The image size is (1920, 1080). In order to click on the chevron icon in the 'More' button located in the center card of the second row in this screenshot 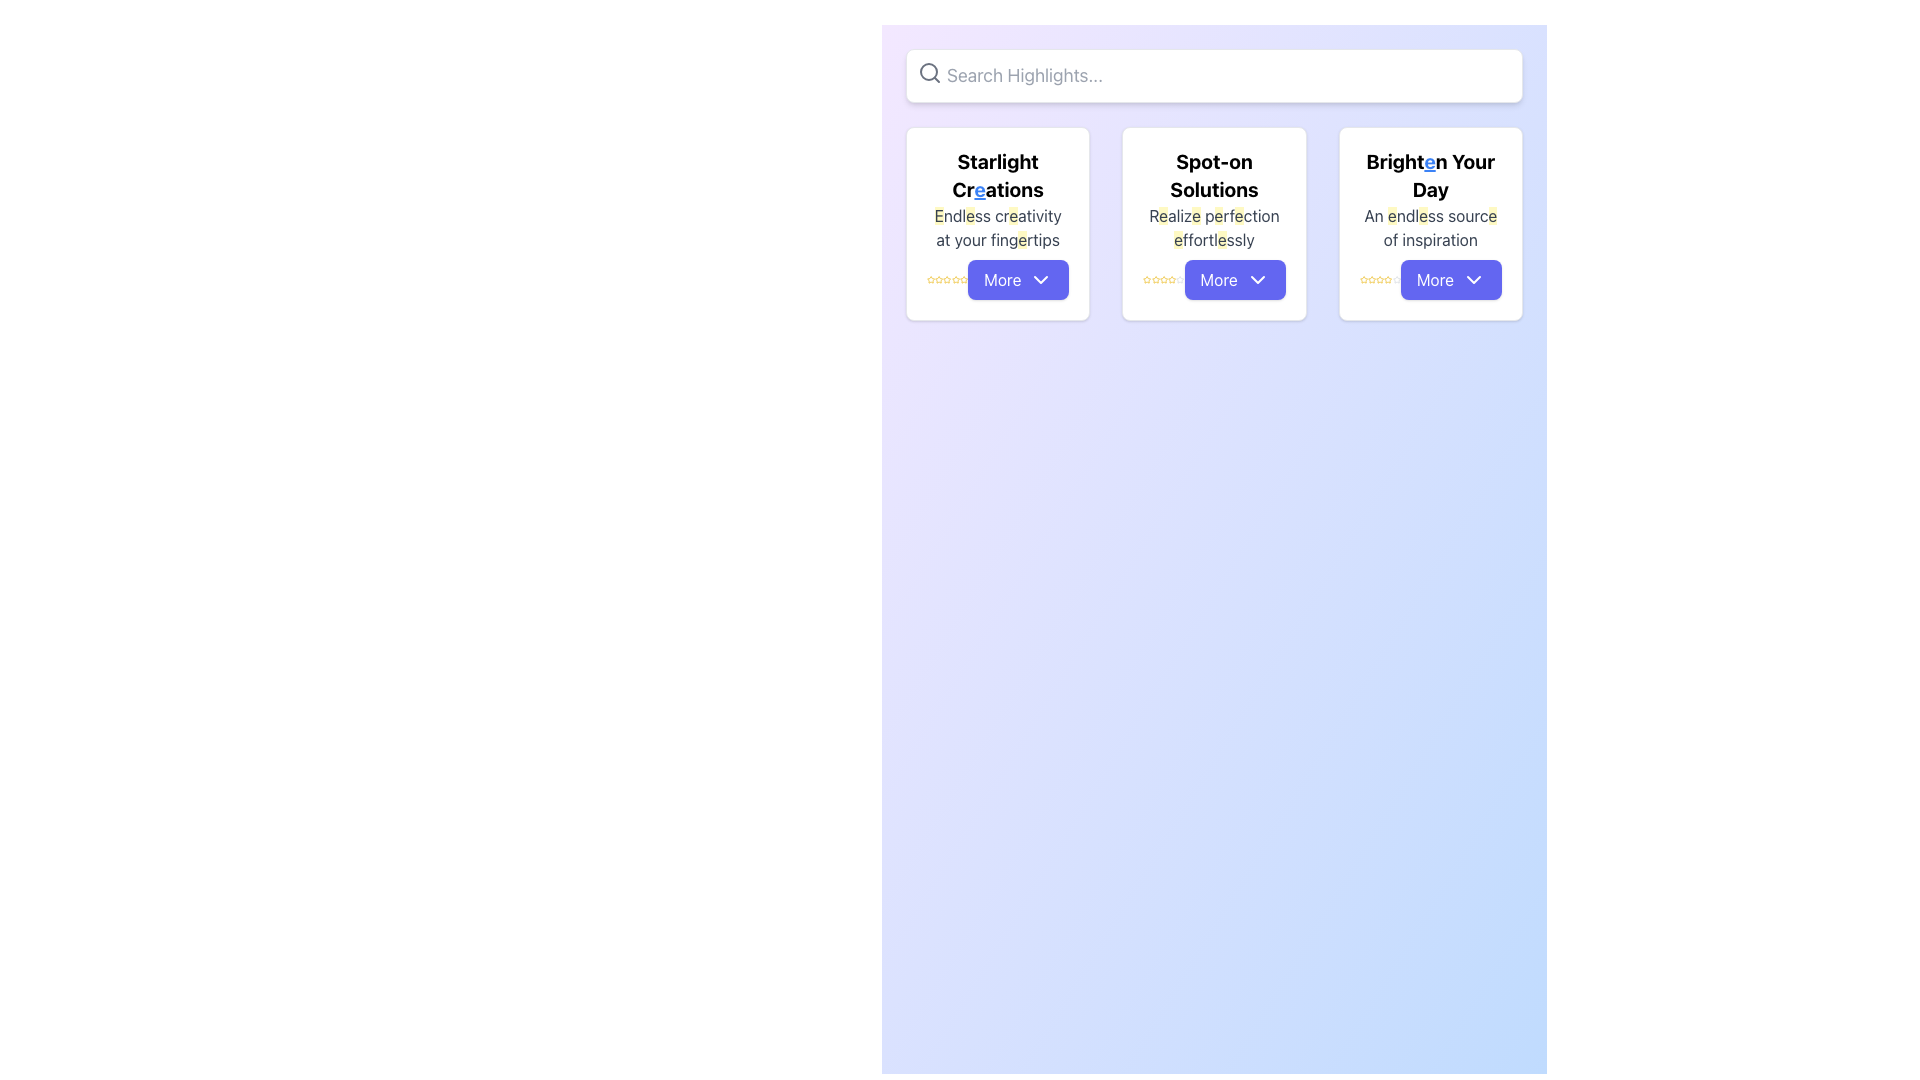, I will do `click(1256, 280)`.